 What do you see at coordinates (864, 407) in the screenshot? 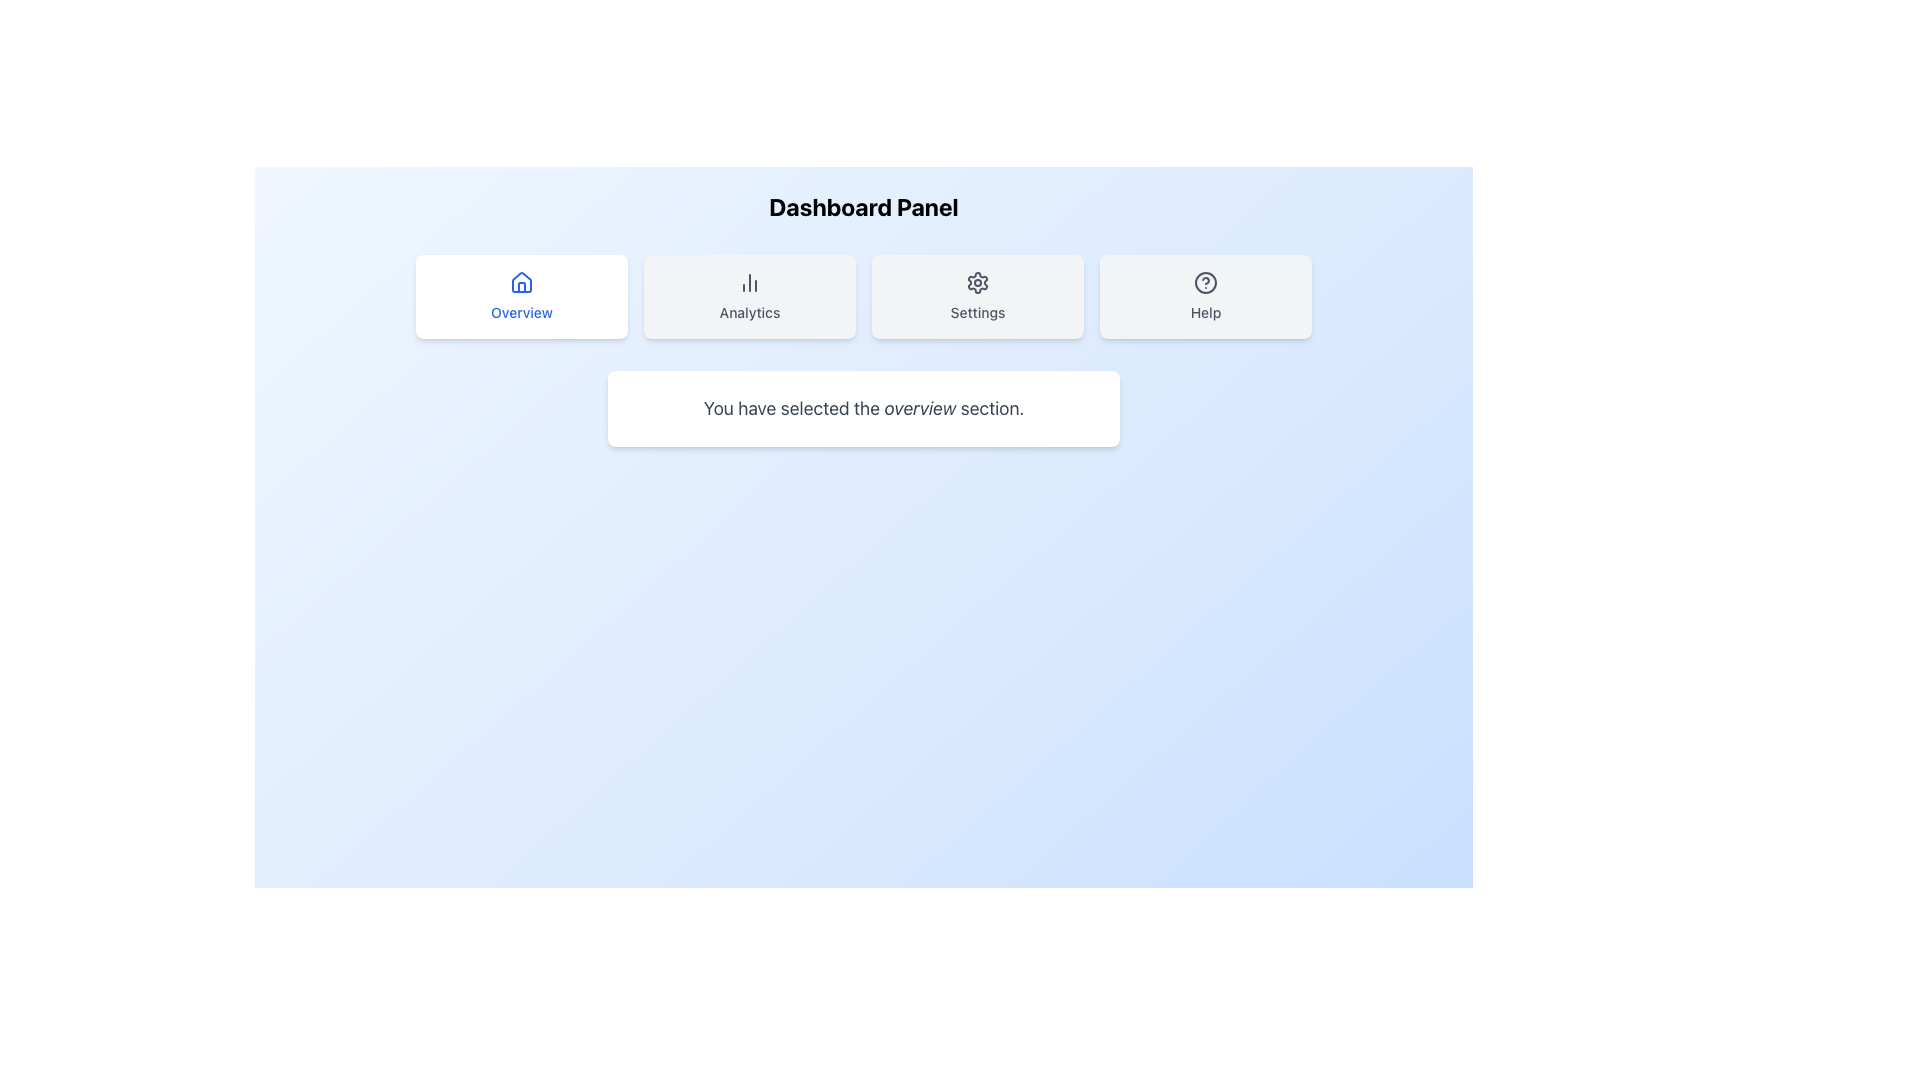
I see `the Information Box with the message 'You have selected the overview section.' which is centrally aligned under the navigation items in the Dashboard Panel` at bounding box center [864, 407].